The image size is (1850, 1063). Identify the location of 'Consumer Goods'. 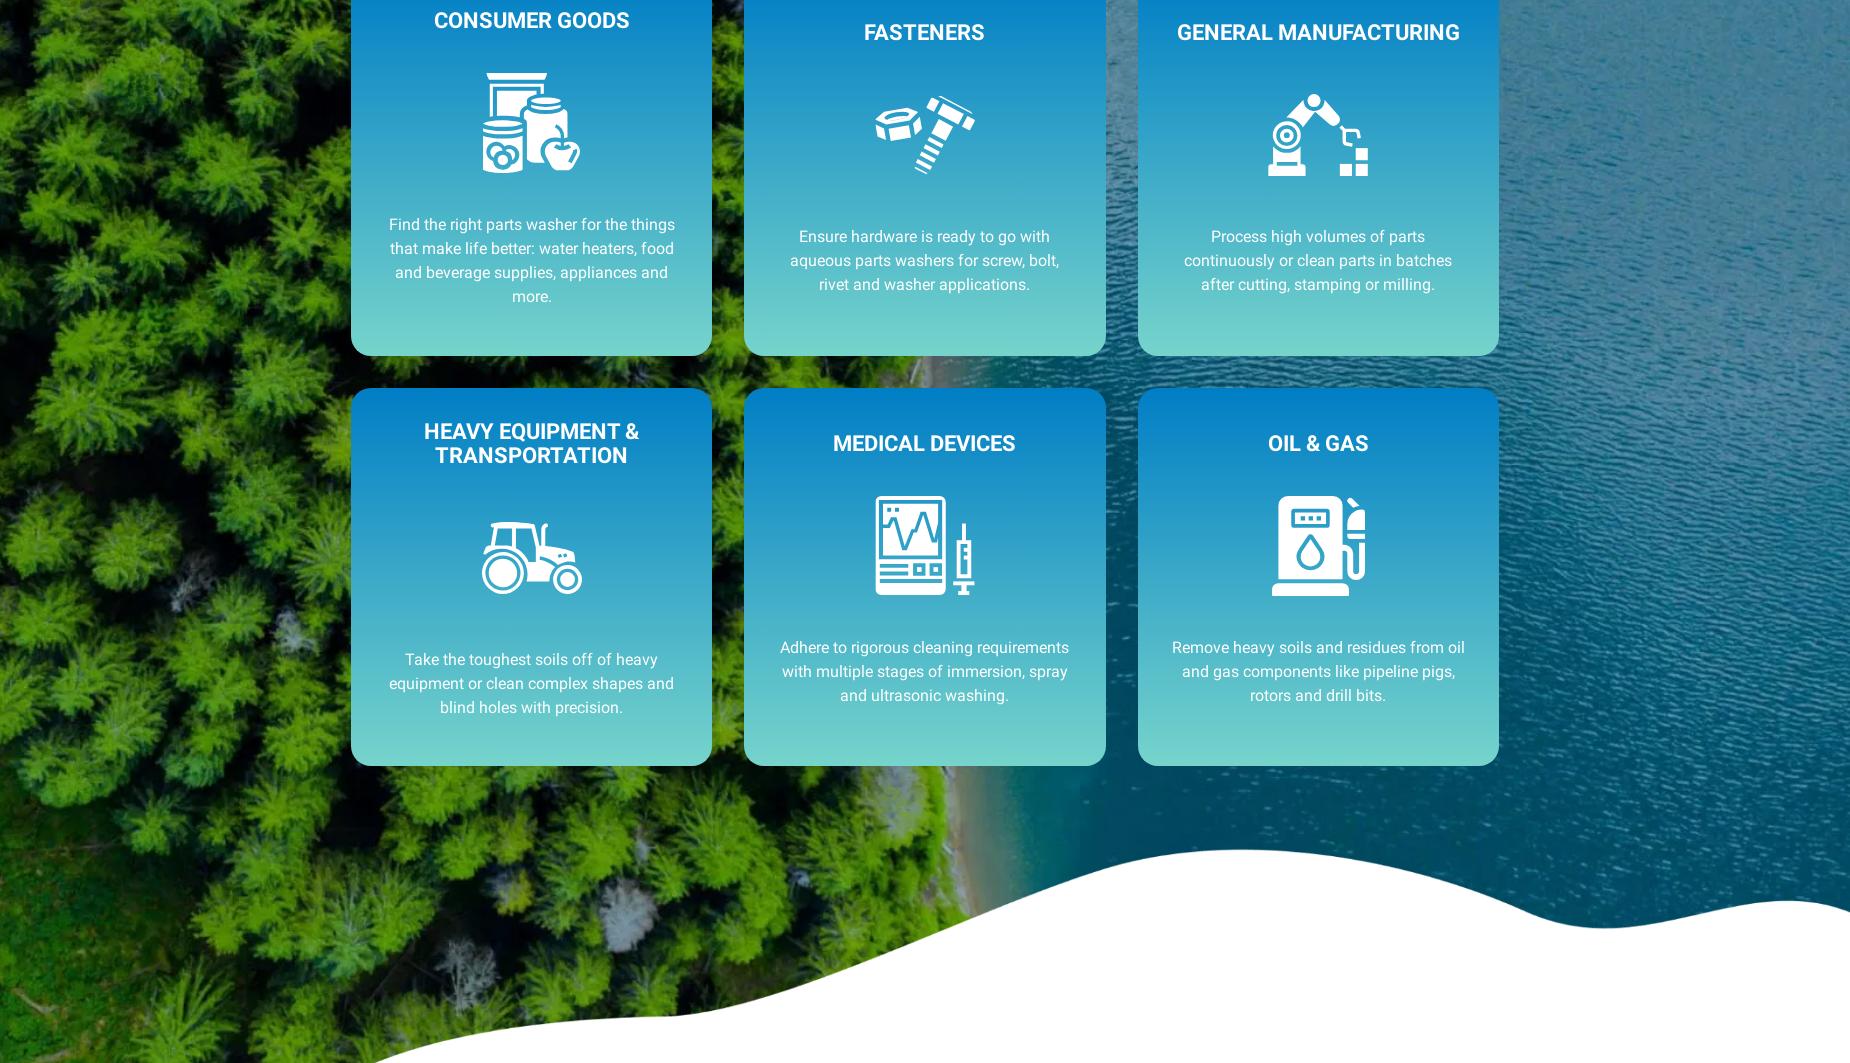
(530, 20).